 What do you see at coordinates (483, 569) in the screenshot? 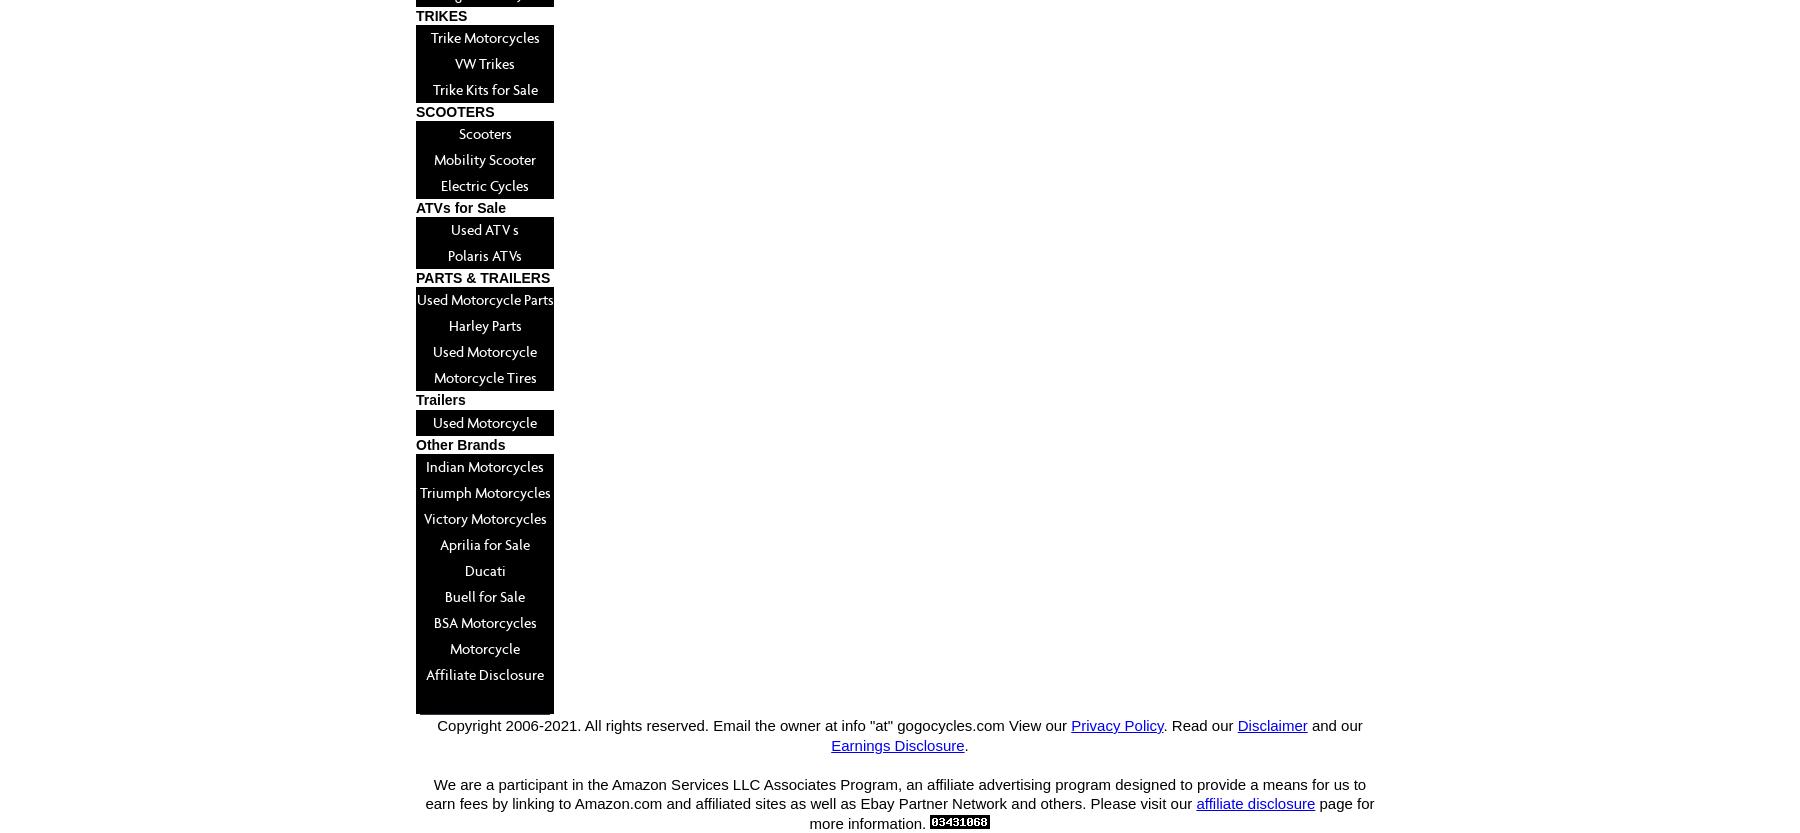
I see `'Ducati'` at bounding box center [483, 569].